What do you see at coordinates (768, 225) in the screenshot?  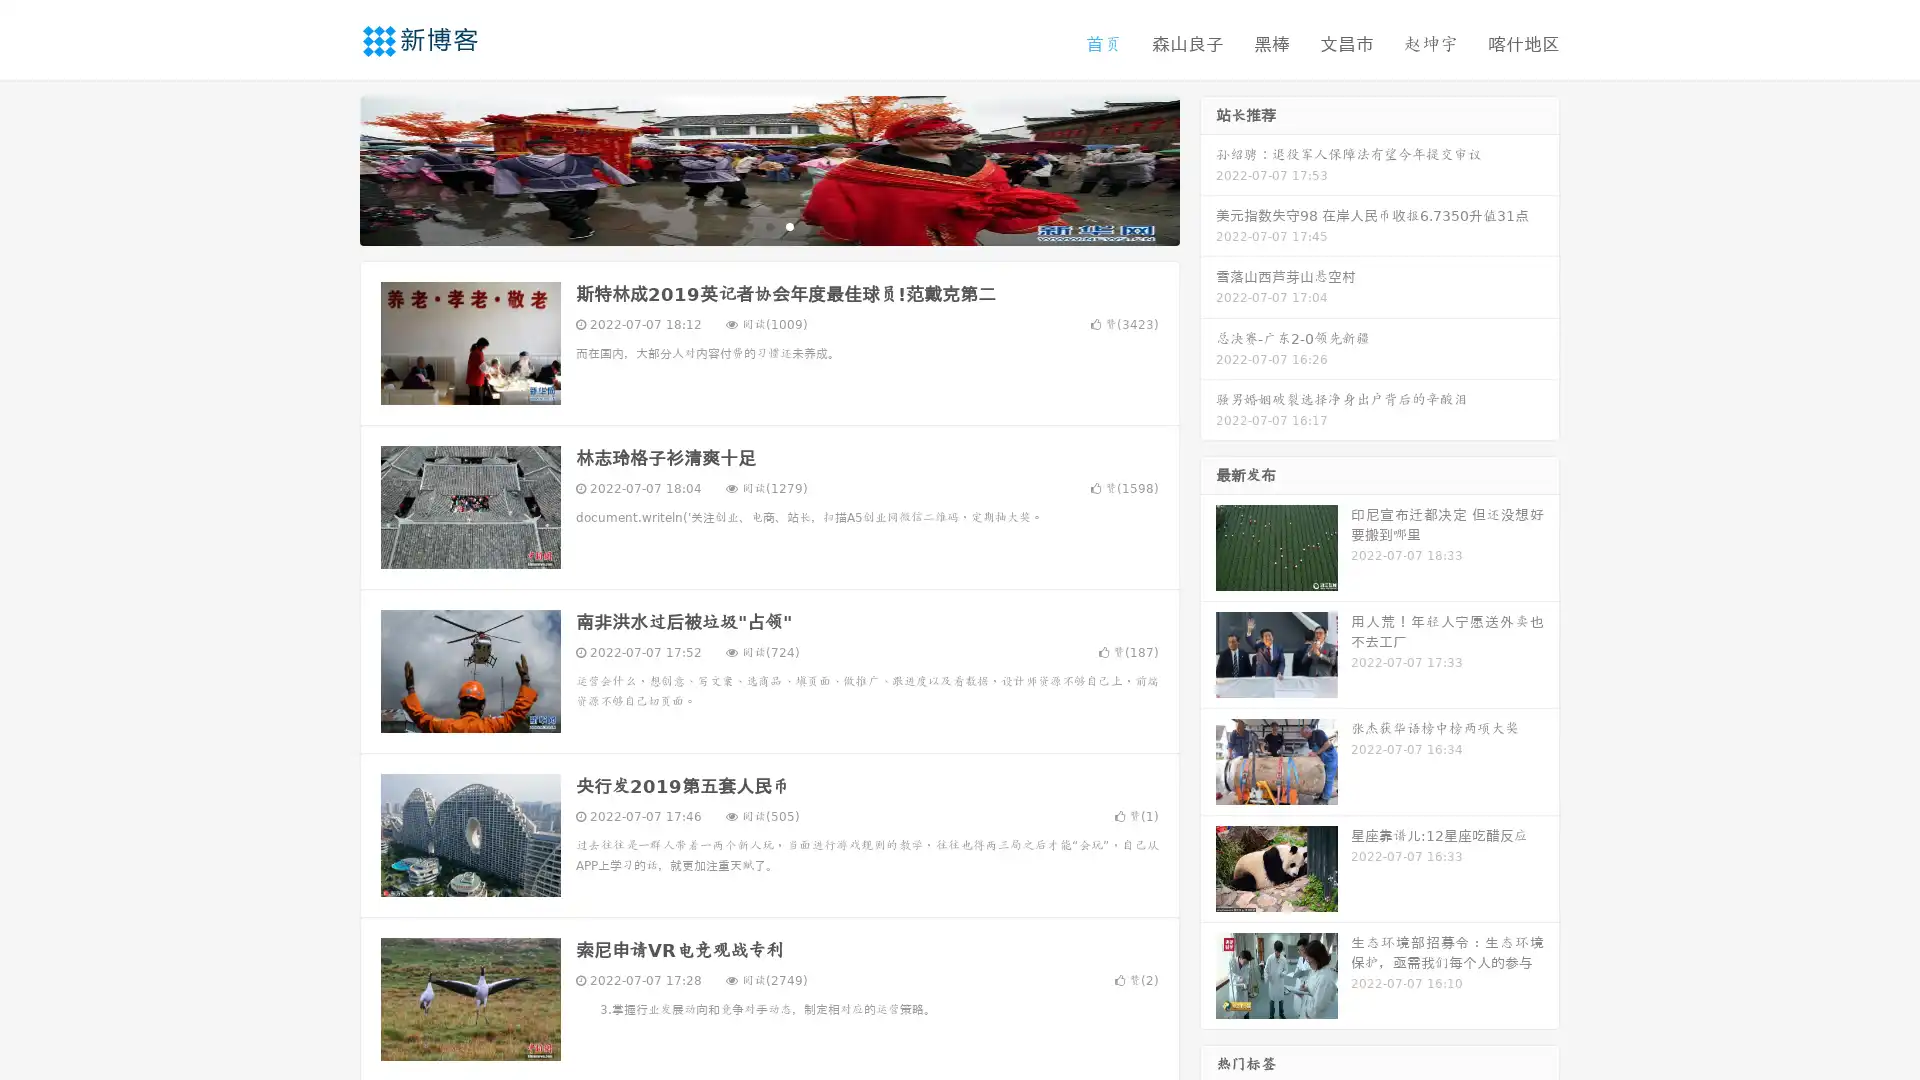 I see `Go to slide 2` at bounding box center [768, 225].